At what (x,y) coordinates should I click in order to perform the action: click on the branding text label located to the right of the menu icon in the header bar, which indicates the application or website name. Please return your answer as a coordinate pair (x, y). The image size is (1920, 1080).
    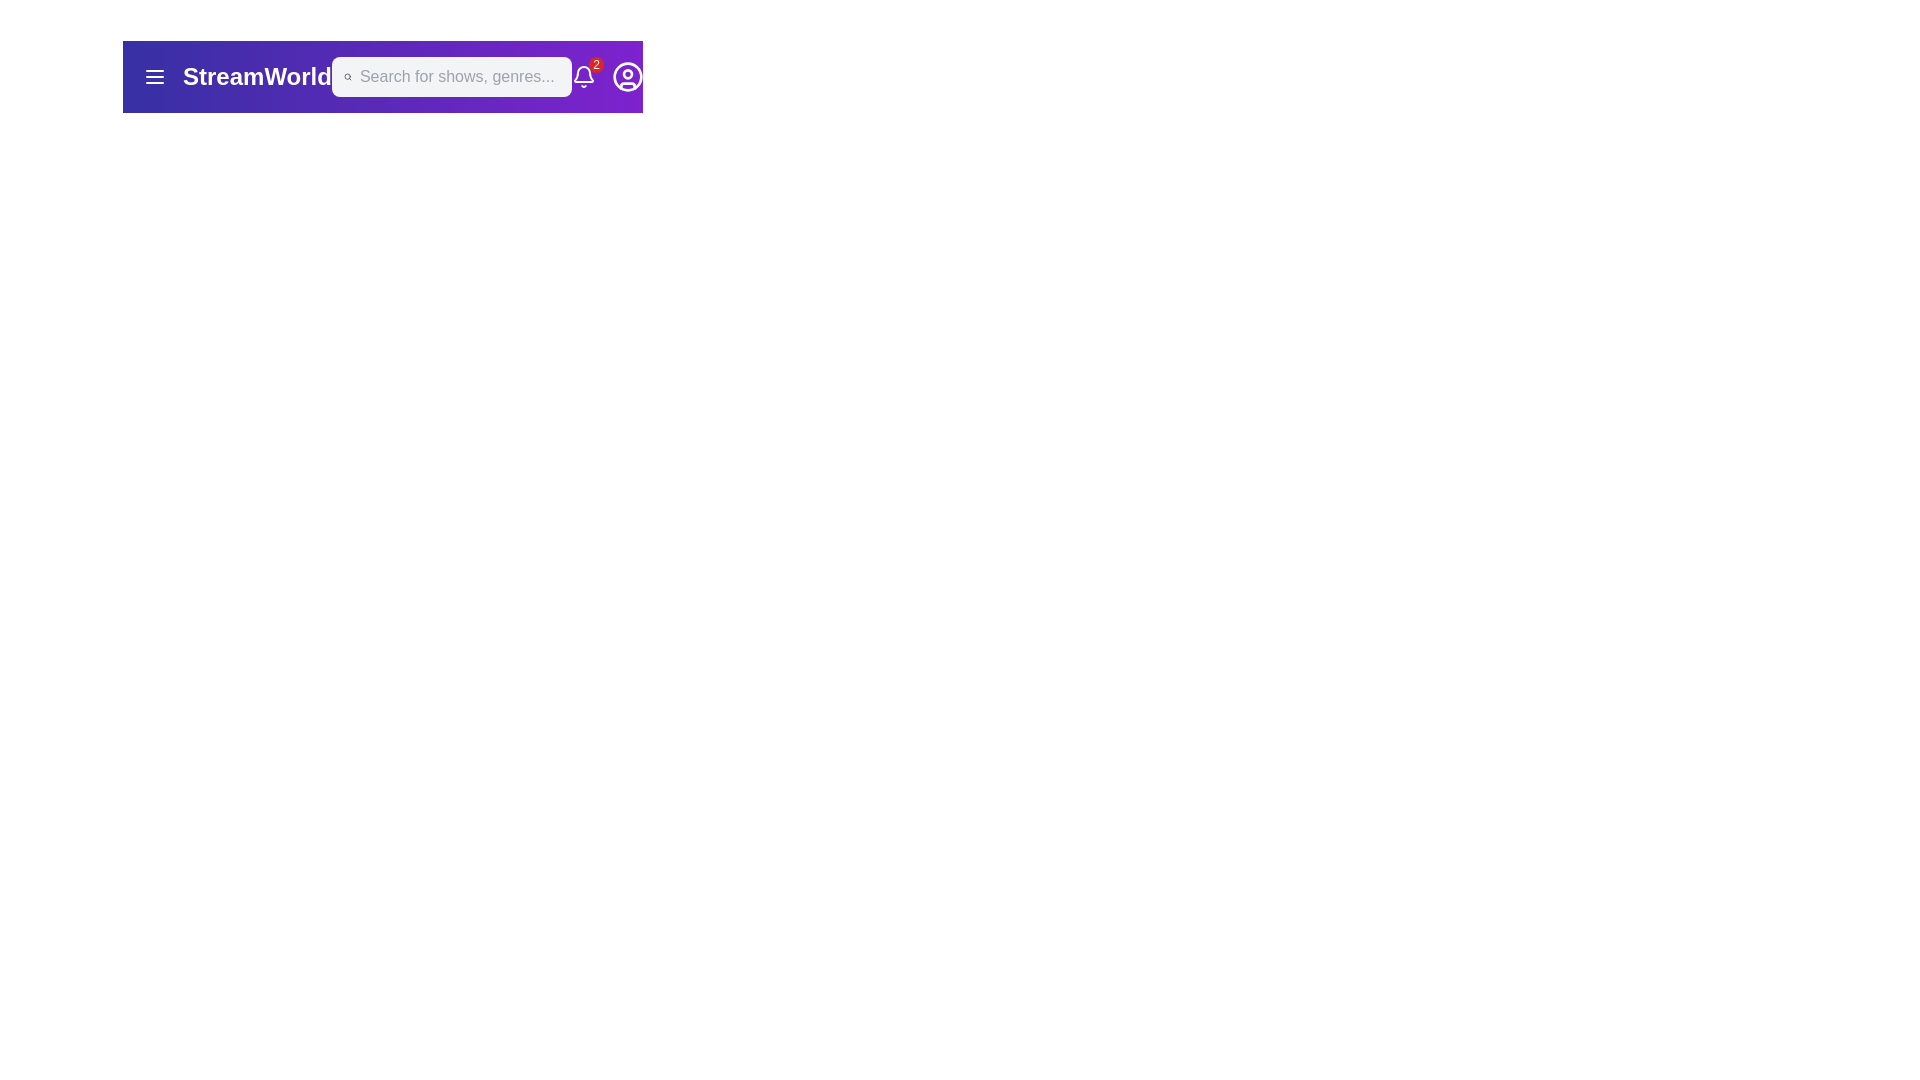
    Looking at the image, I should click on (237, 76).